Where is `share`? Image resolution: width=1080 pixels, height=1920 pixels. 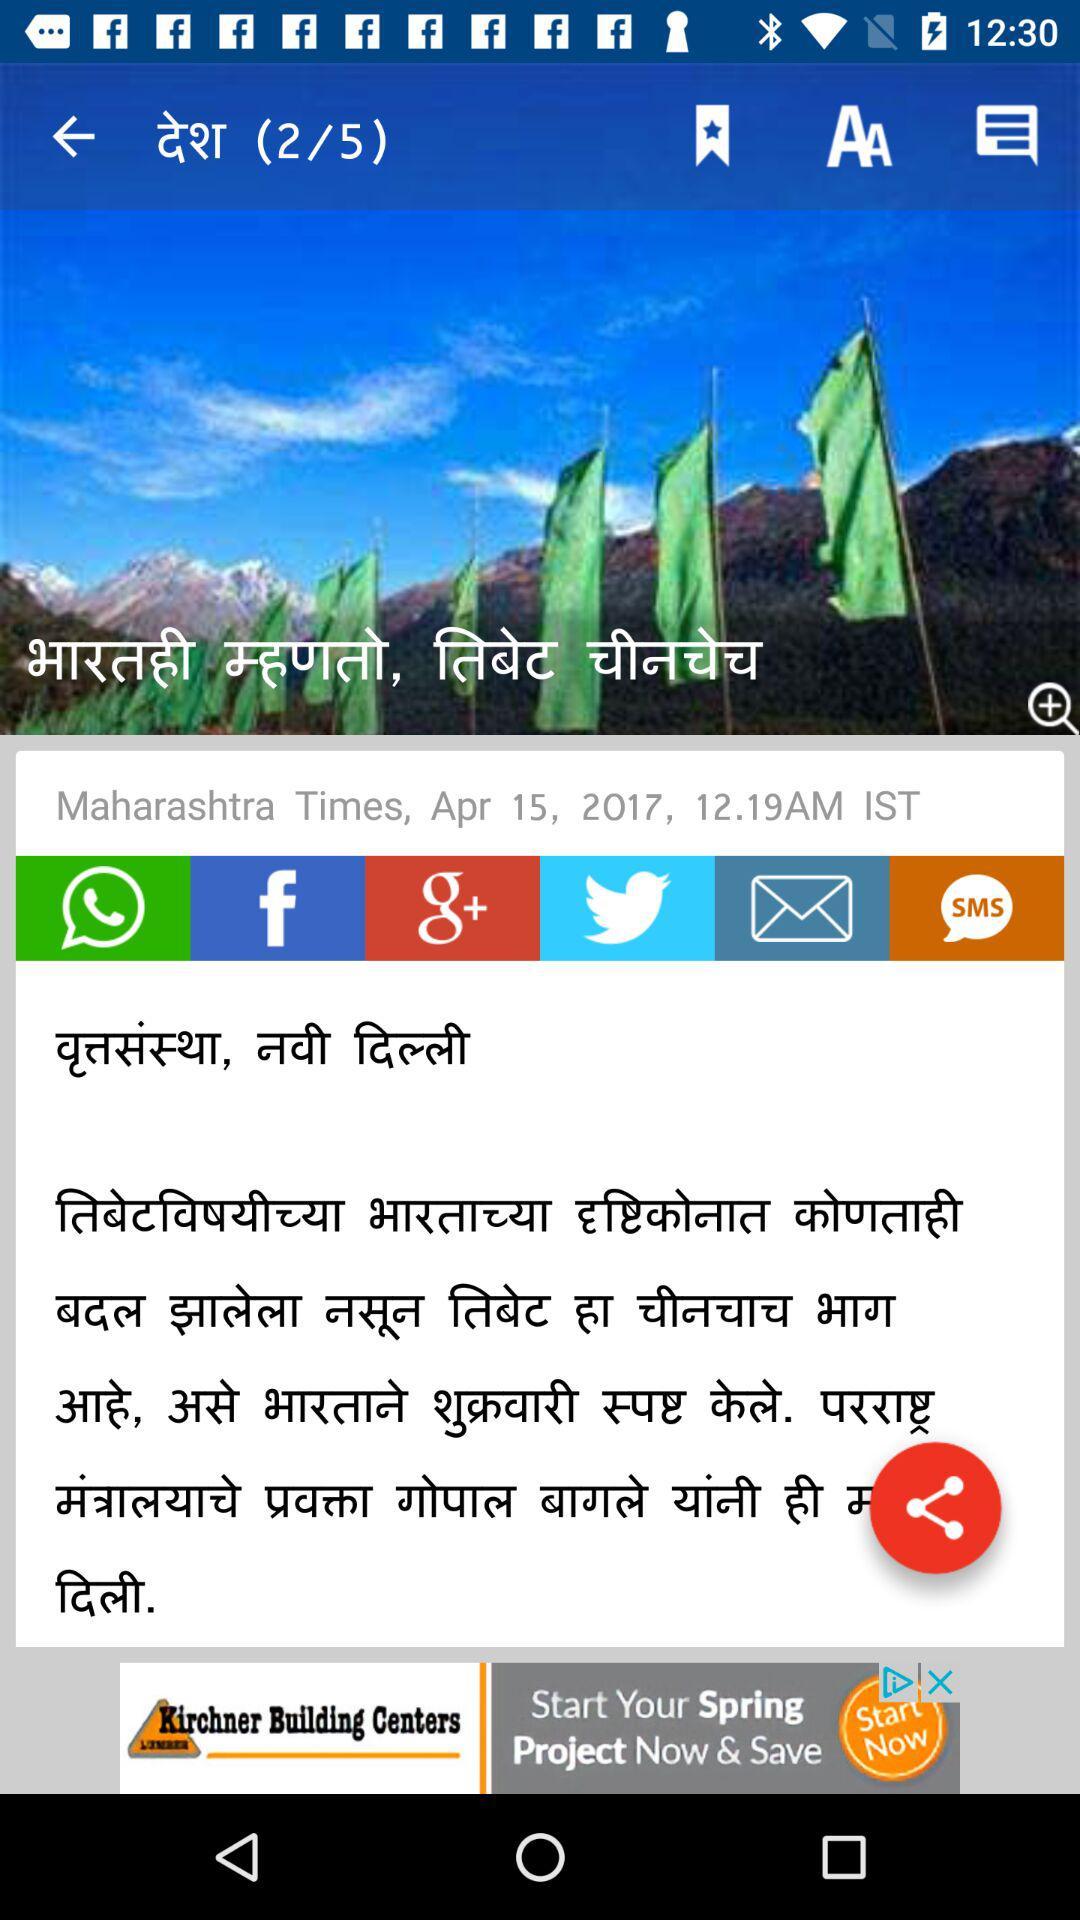
share is located at coordinates (935, 1518).